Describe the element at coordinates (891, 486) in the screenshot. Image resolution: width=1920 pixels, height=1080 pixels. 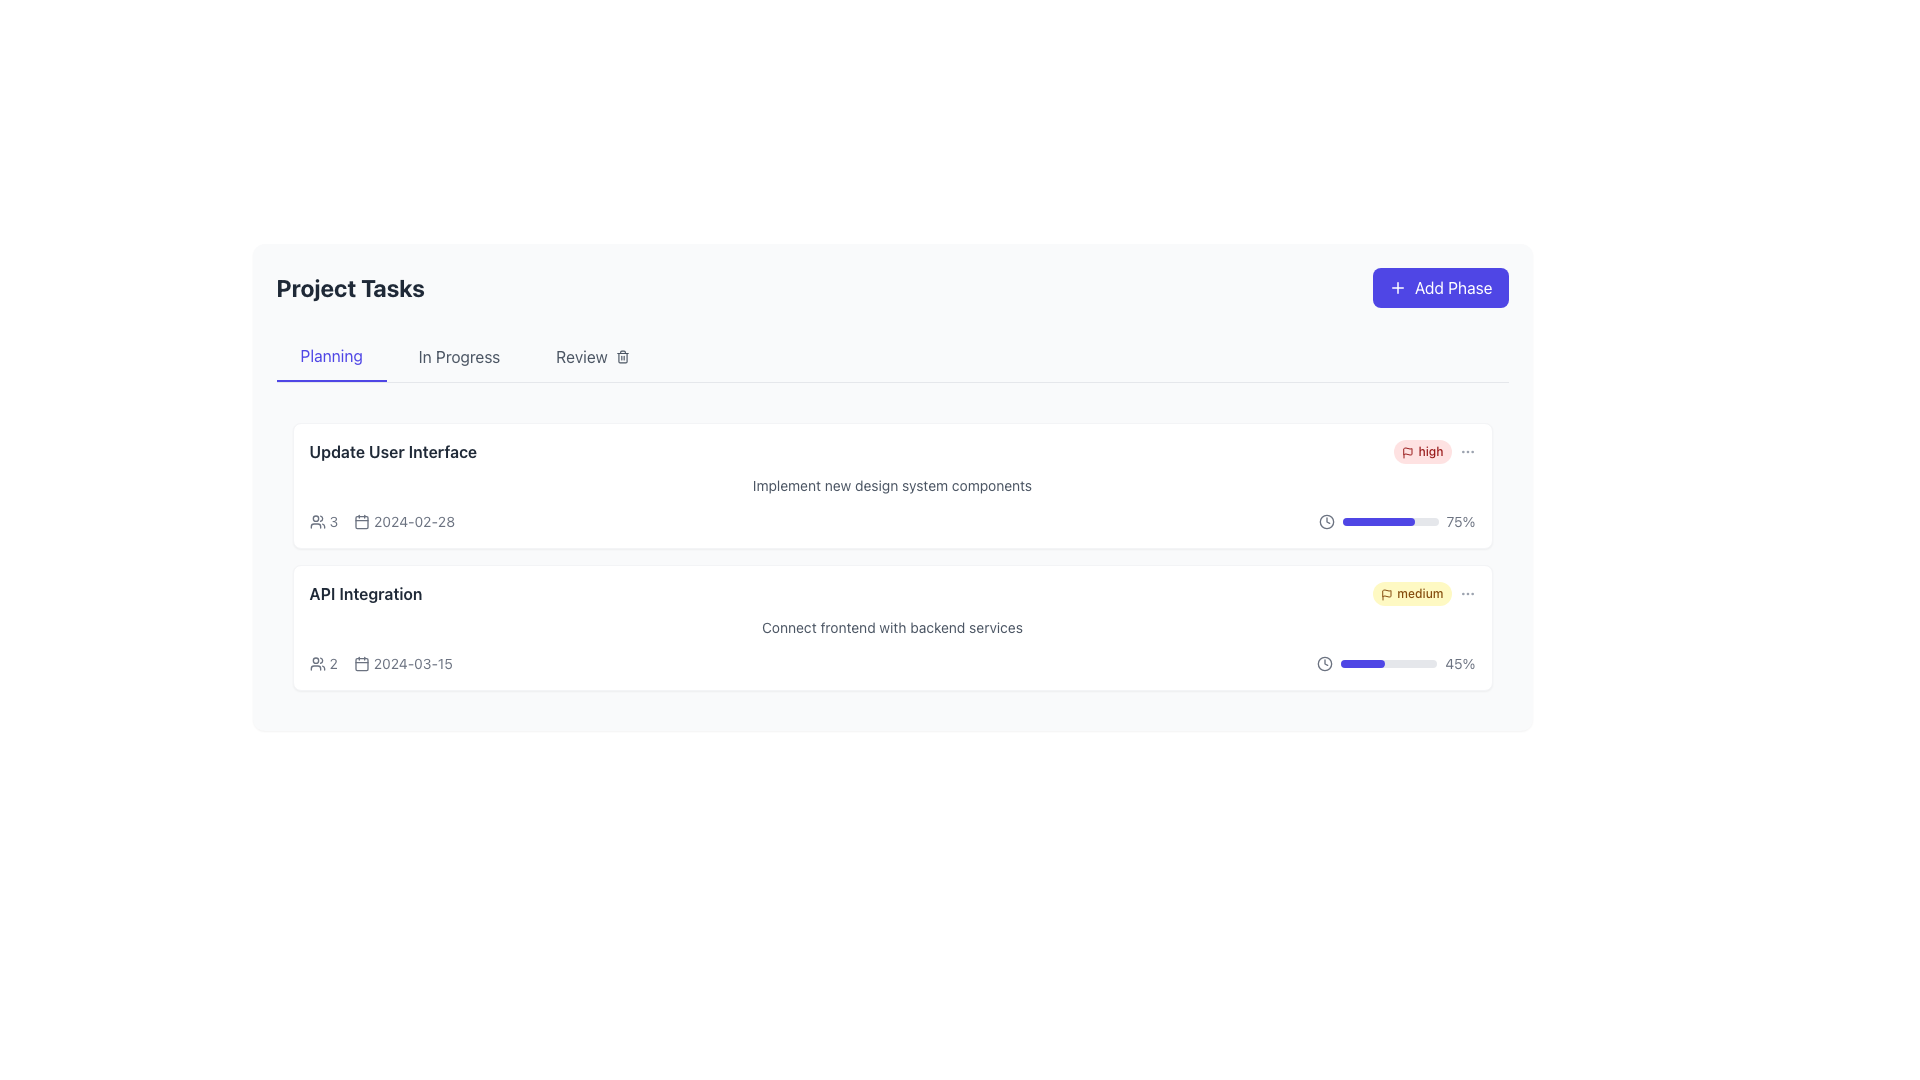
I see `the text label displaying 'Implement new design system components' which is located directly below the task title in the task card titled 'Update User Interface'` at that location.